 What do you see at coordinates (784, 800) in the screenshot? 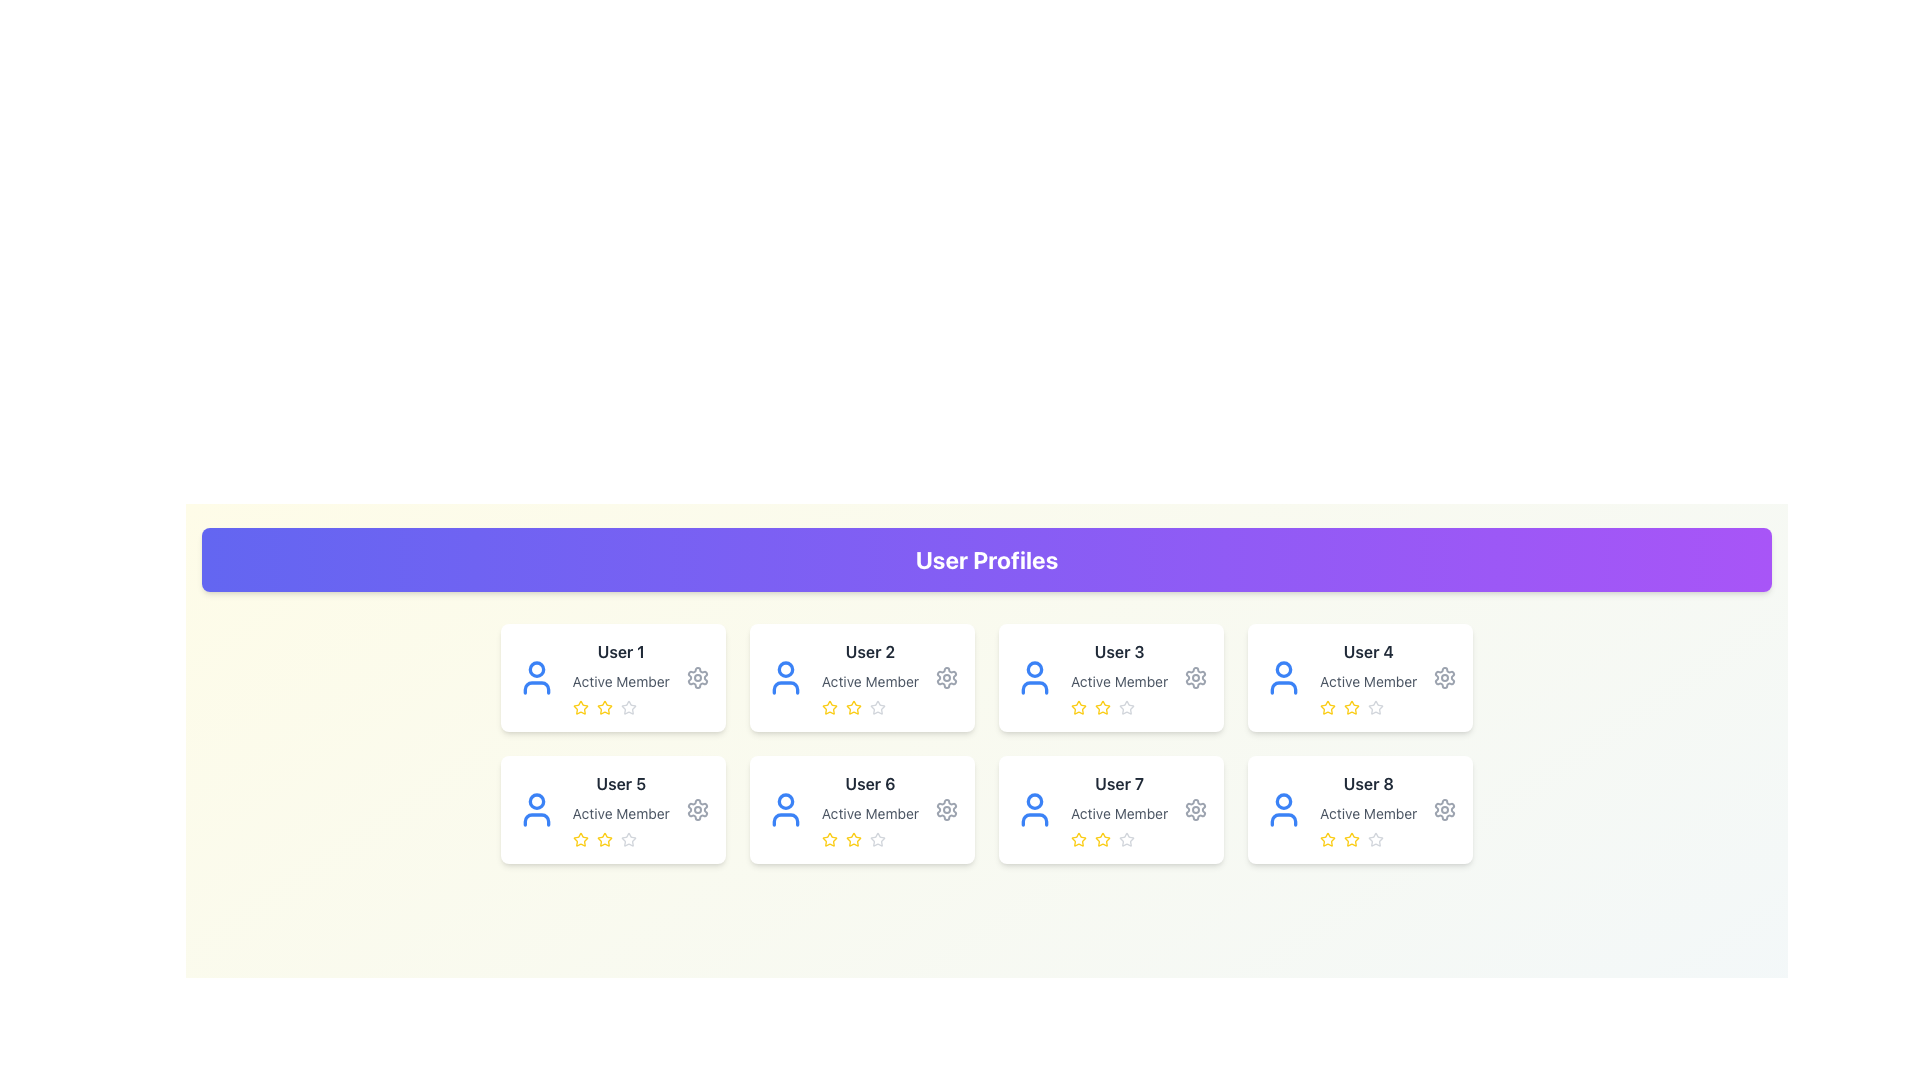
I see `the SVG circle graphic representing the profile icon for 'User 6', located in the bottom row, second column of the user profile grid` at bounding box center [784, 800].